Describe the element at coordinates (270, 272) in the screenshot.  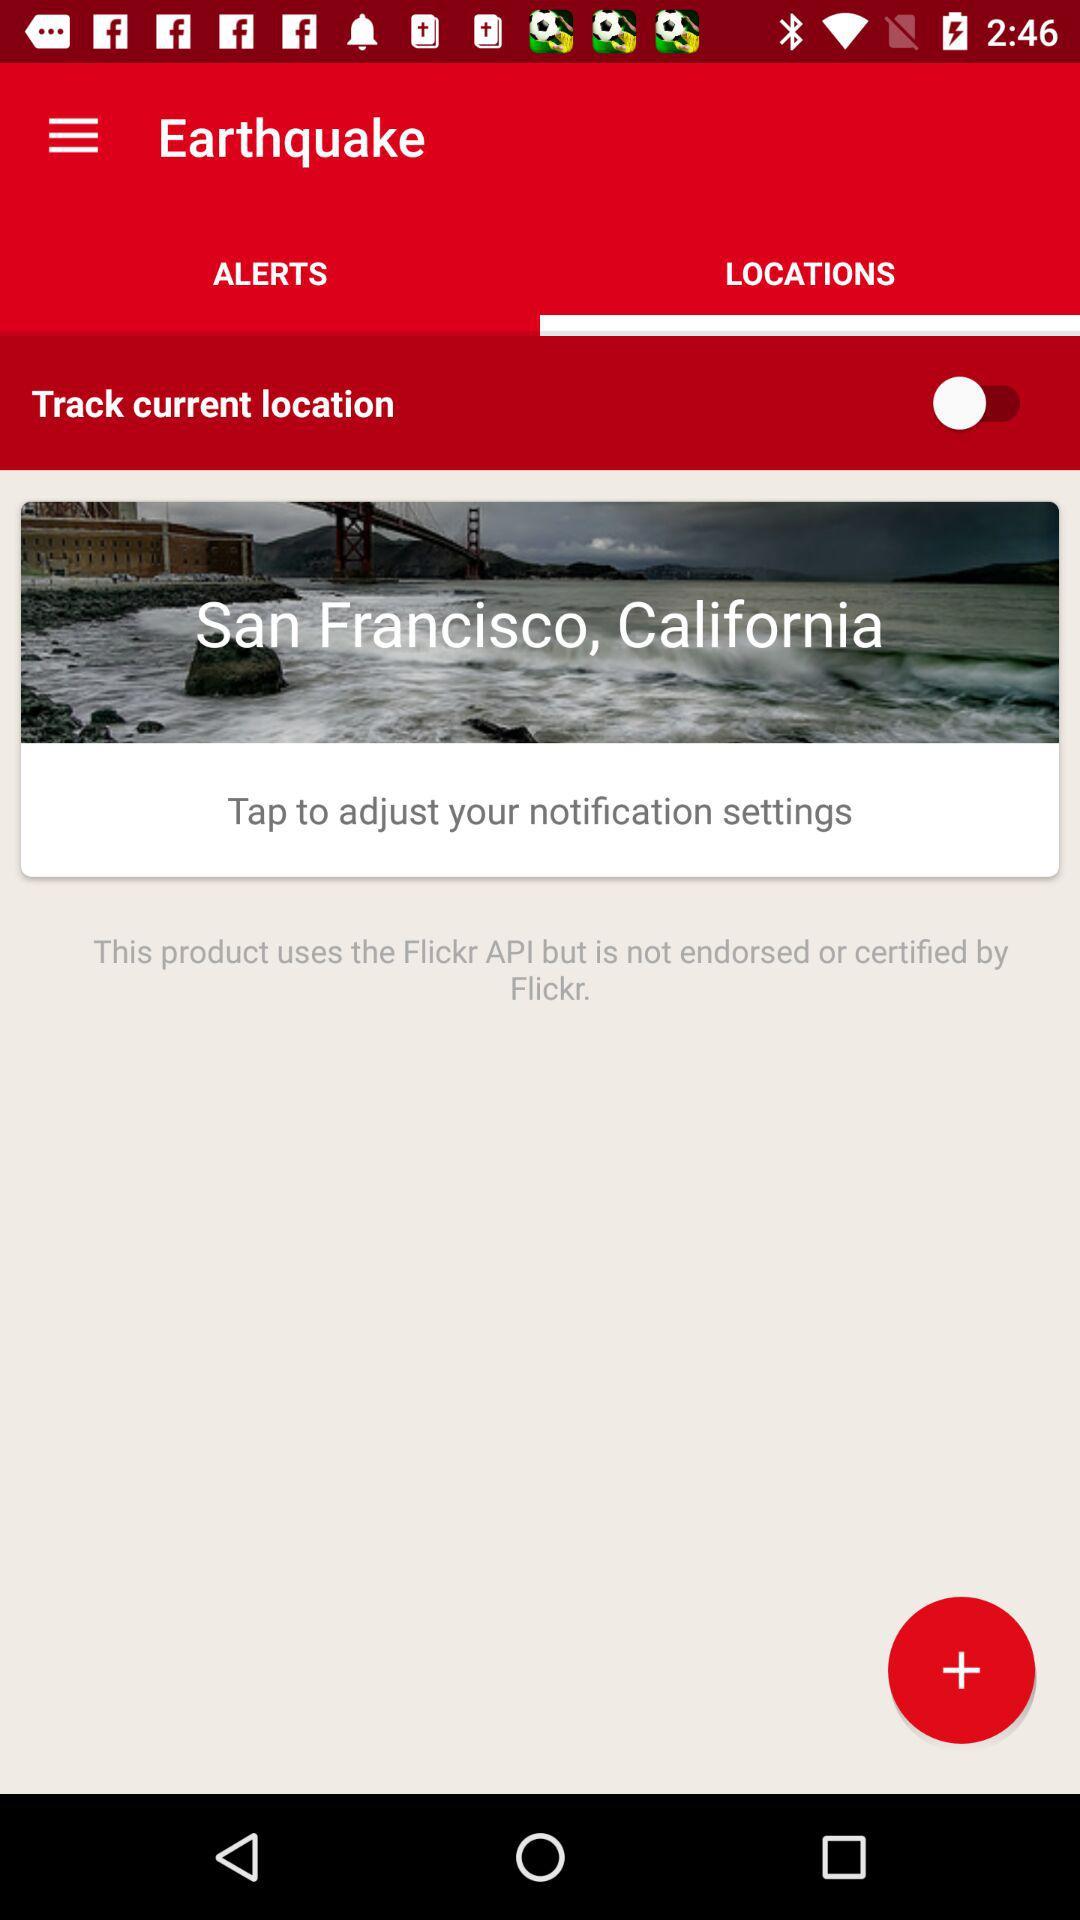
I see `the item above the track current location` at that location.